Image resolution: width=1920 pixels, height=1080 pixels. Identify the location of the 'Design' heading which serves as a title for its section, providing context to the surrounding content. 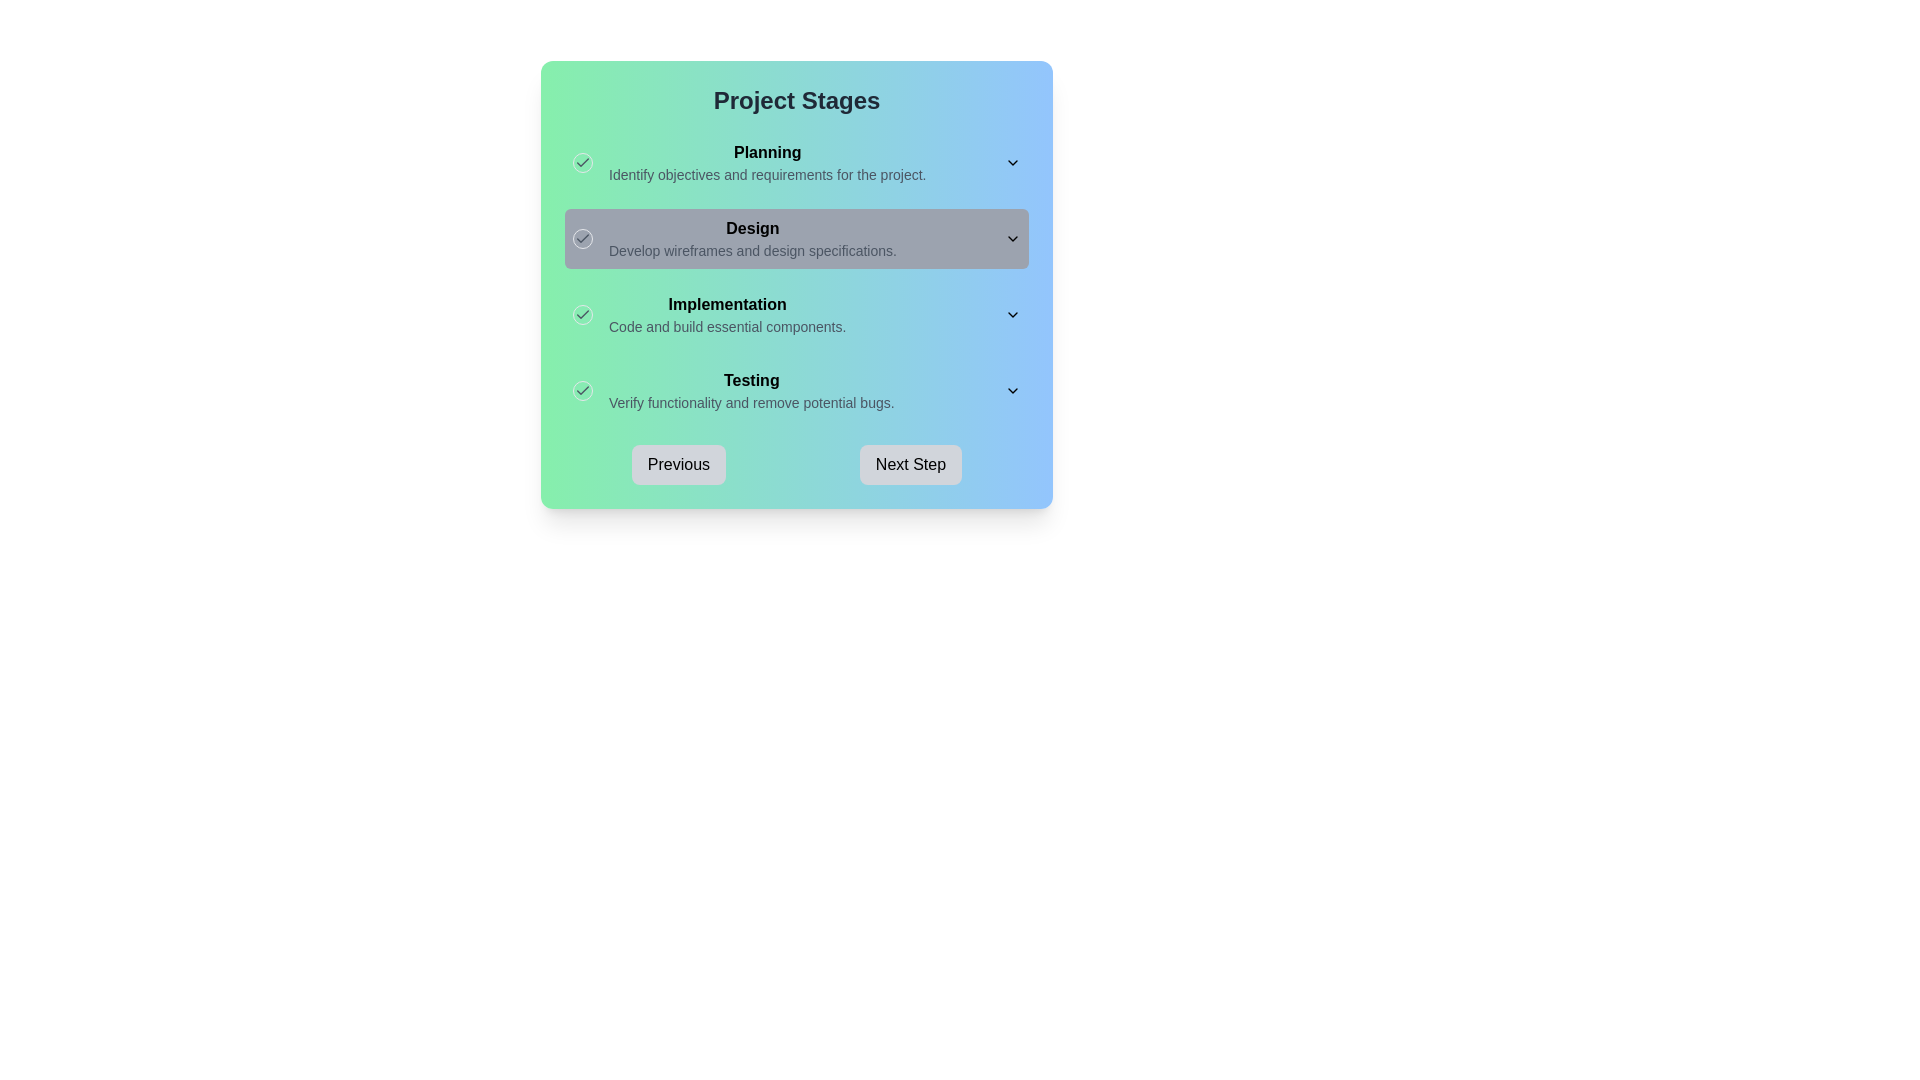
(752, 227).